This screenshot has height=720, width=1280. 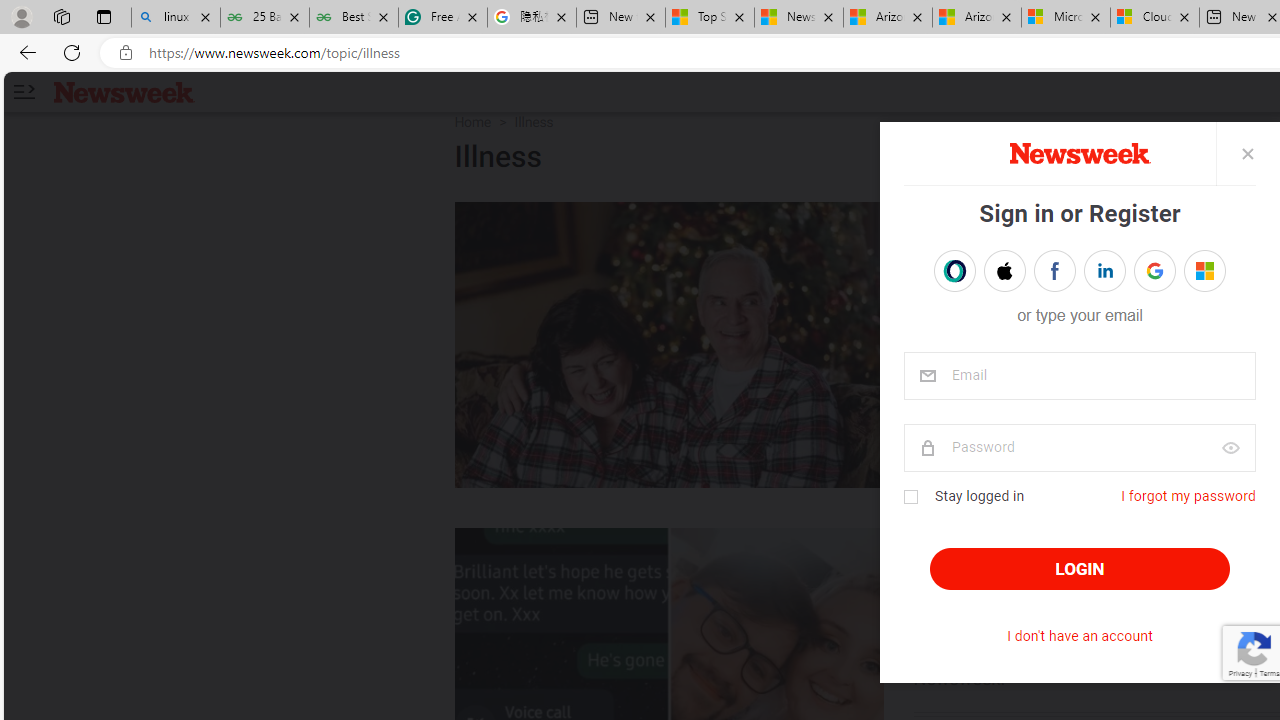 What do you see at coordinates (61, 16) in the screenshot?
I see `'Workspaces'` at bounding box center [61, 16].